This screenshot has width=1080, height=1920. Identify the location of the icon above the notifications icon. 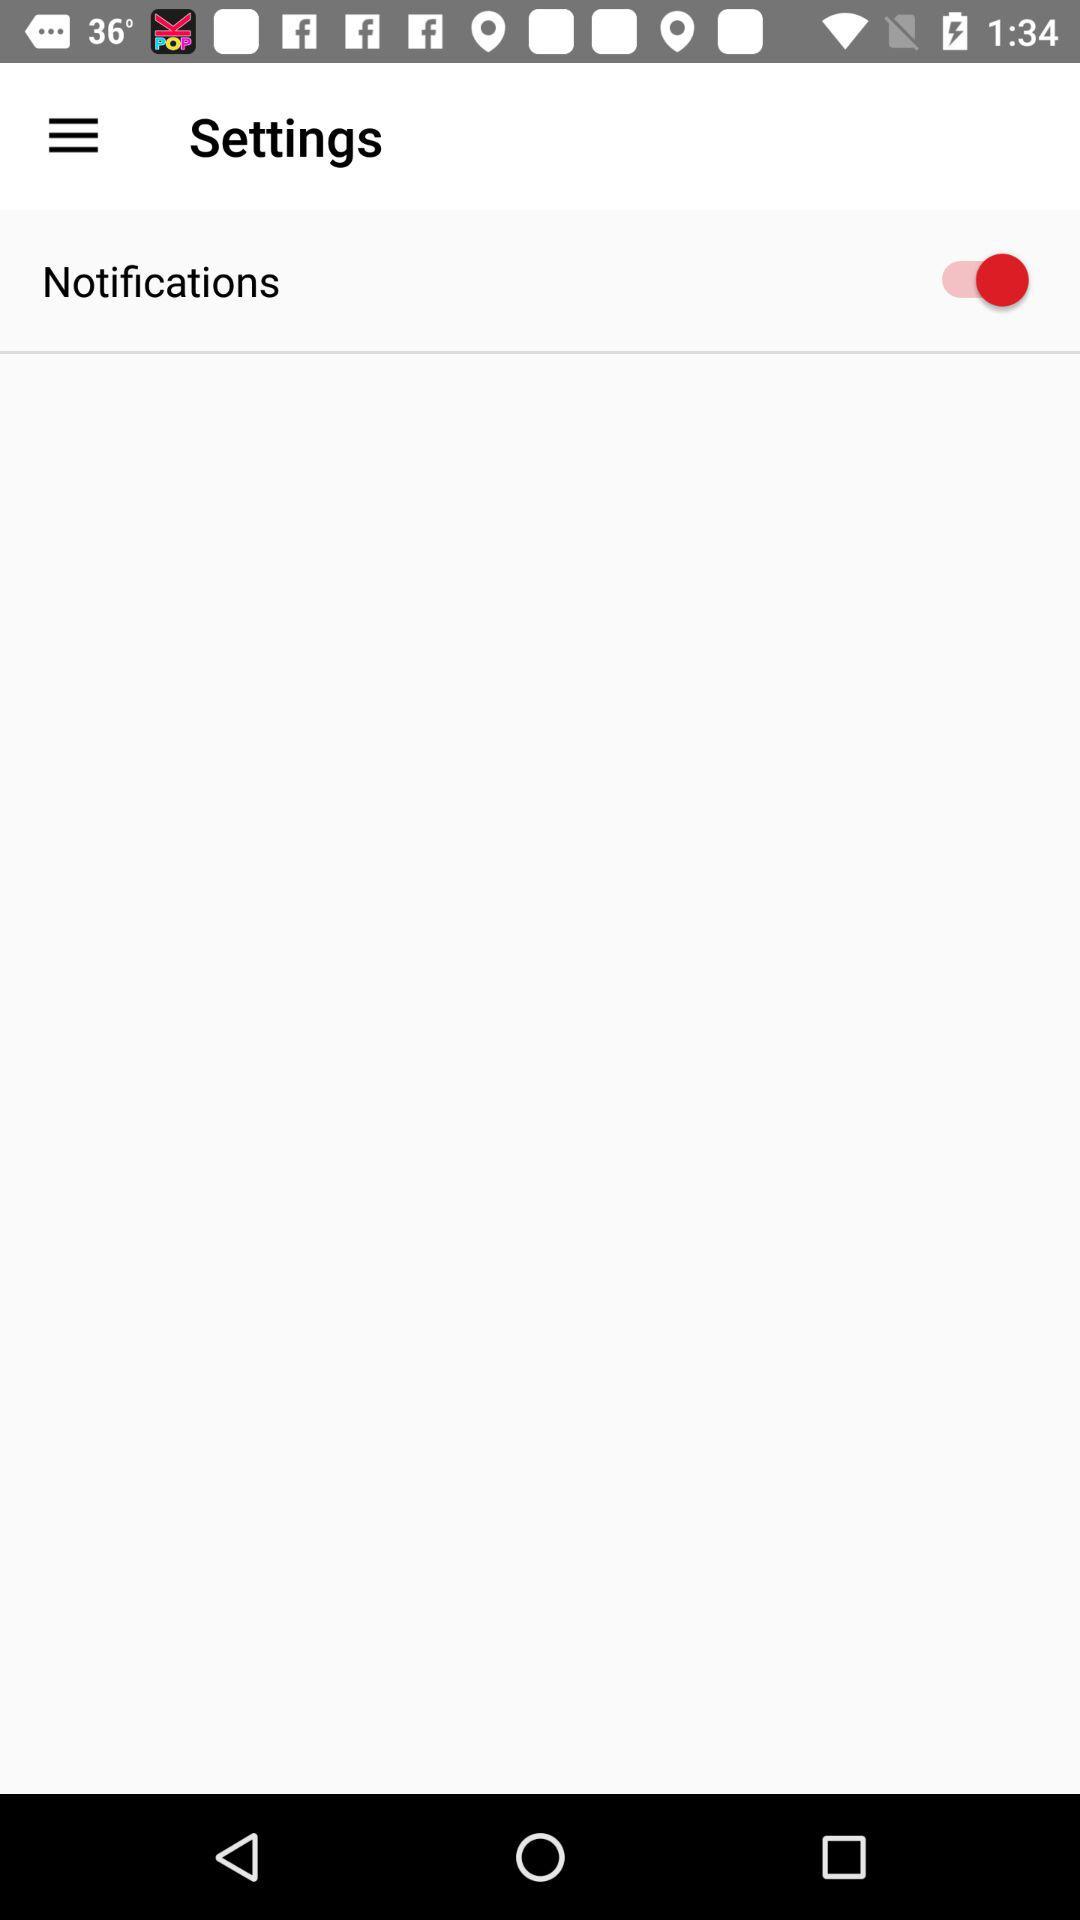
(72, 135).